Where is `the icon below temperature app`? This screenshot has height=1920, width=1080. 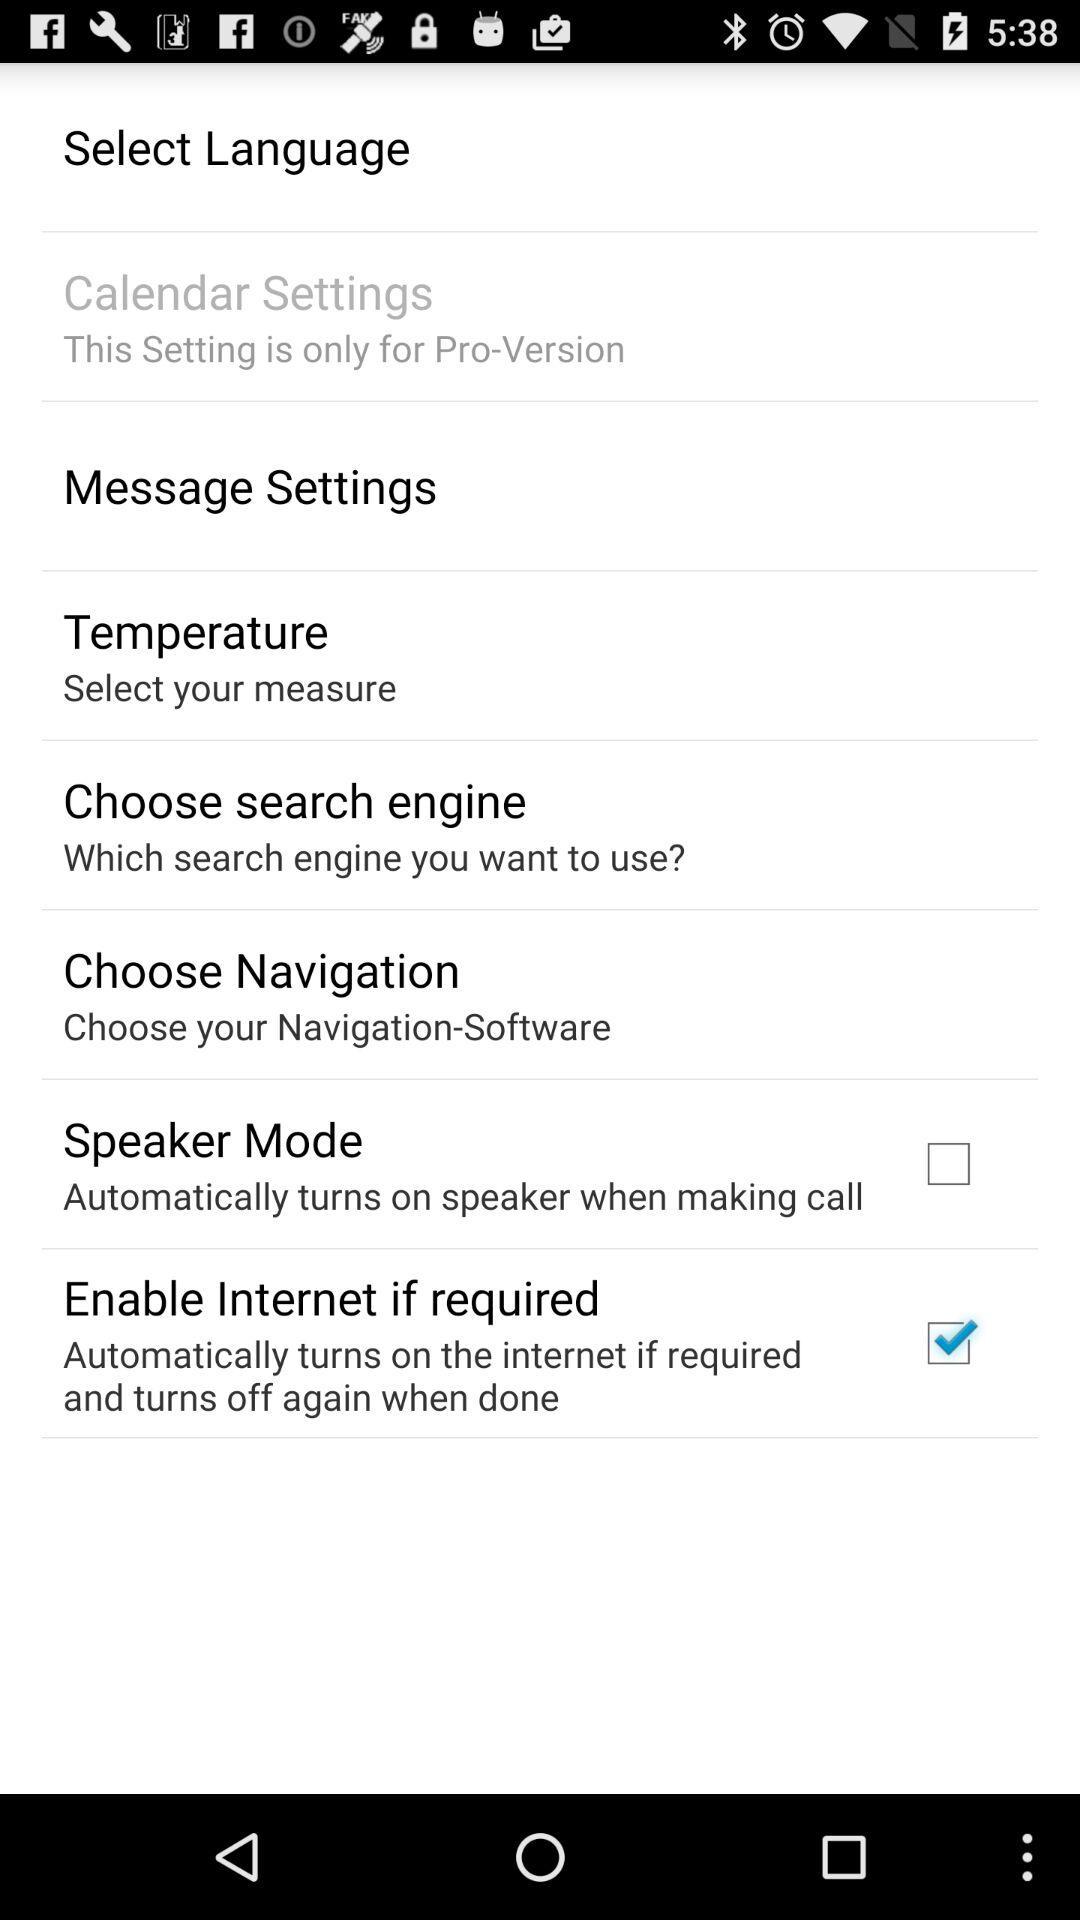
the icon below temperature app is located at coordinates (228, 686).